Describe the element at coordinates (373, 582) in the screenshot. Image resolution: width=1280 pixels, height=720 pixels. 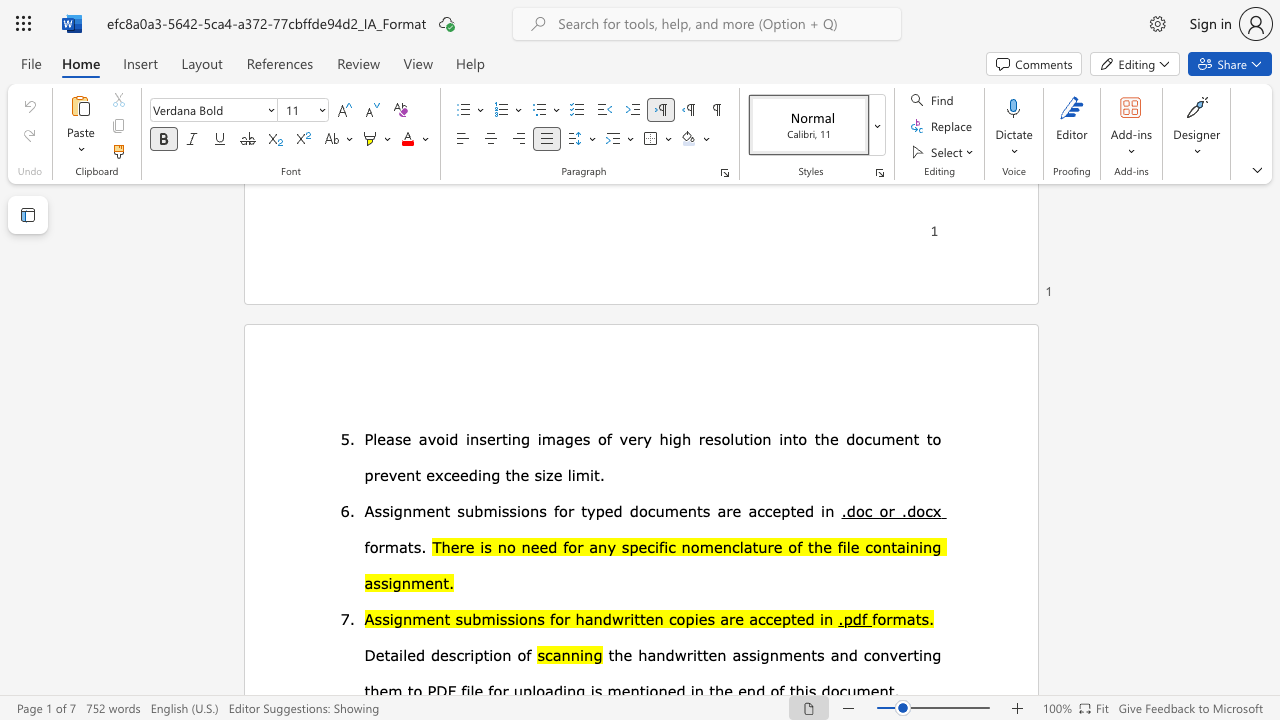
I see `the subset text "ss" within the text "assignment."` at that location.